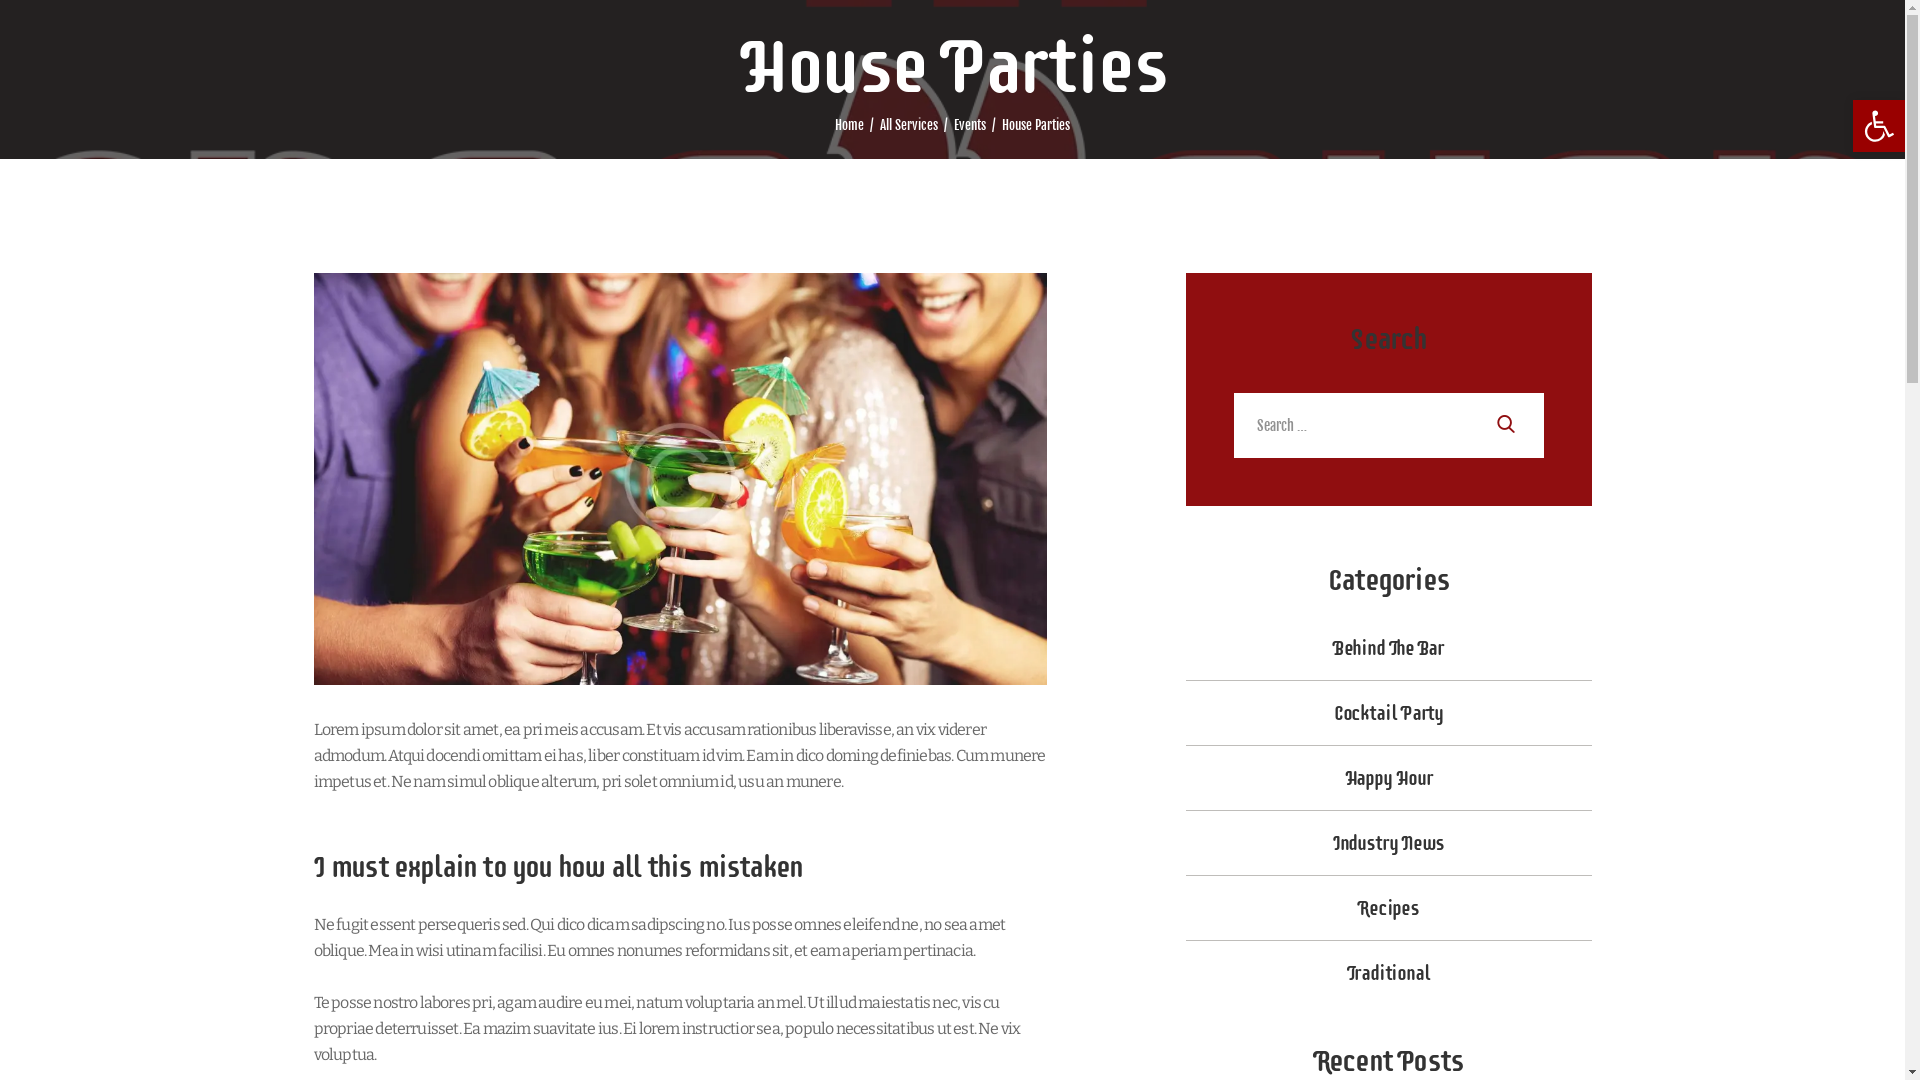 The height and width of the screenshot is (1080, 1920). Describe the element at coordinates (1512, 424) in the screenshot. I see `'Search'` at that location.